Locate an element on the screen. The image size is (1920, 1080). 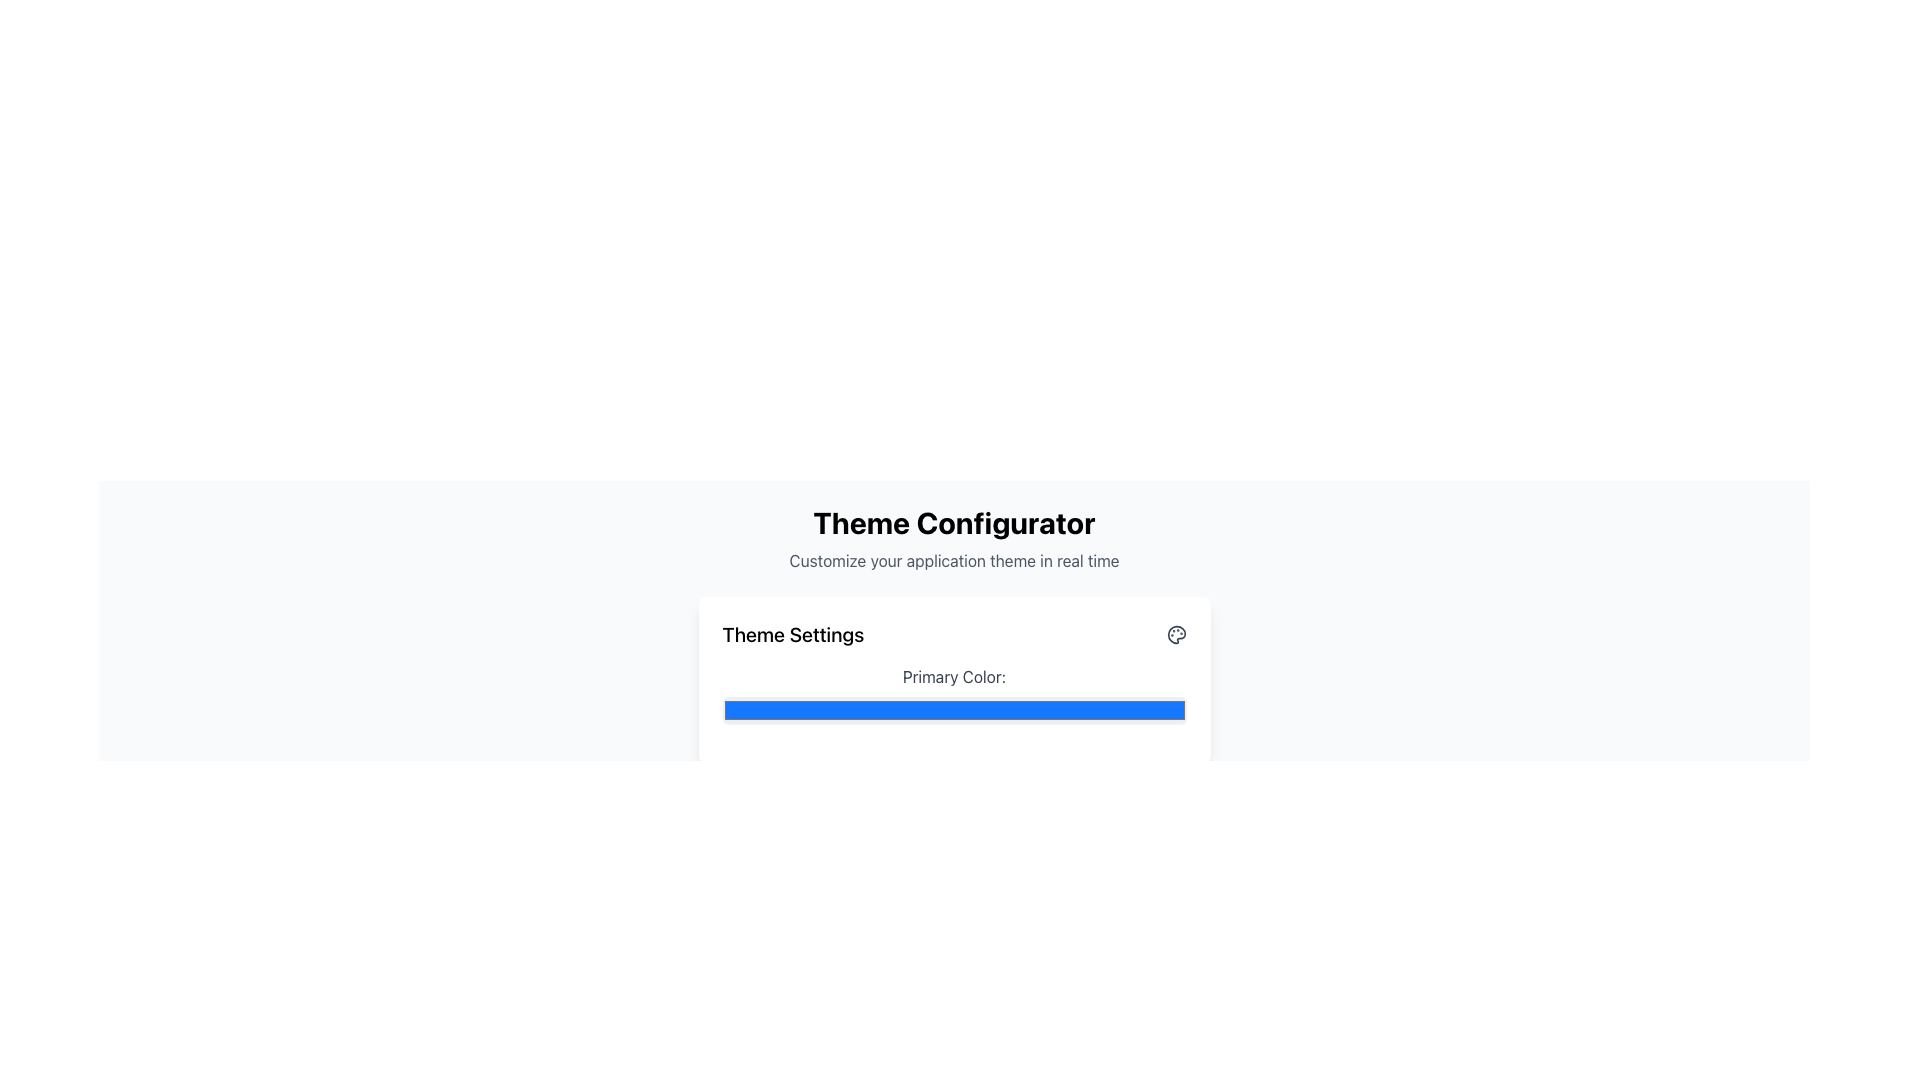
the color selection bar in the Theme Configurator is located at coordinates (953, 679).